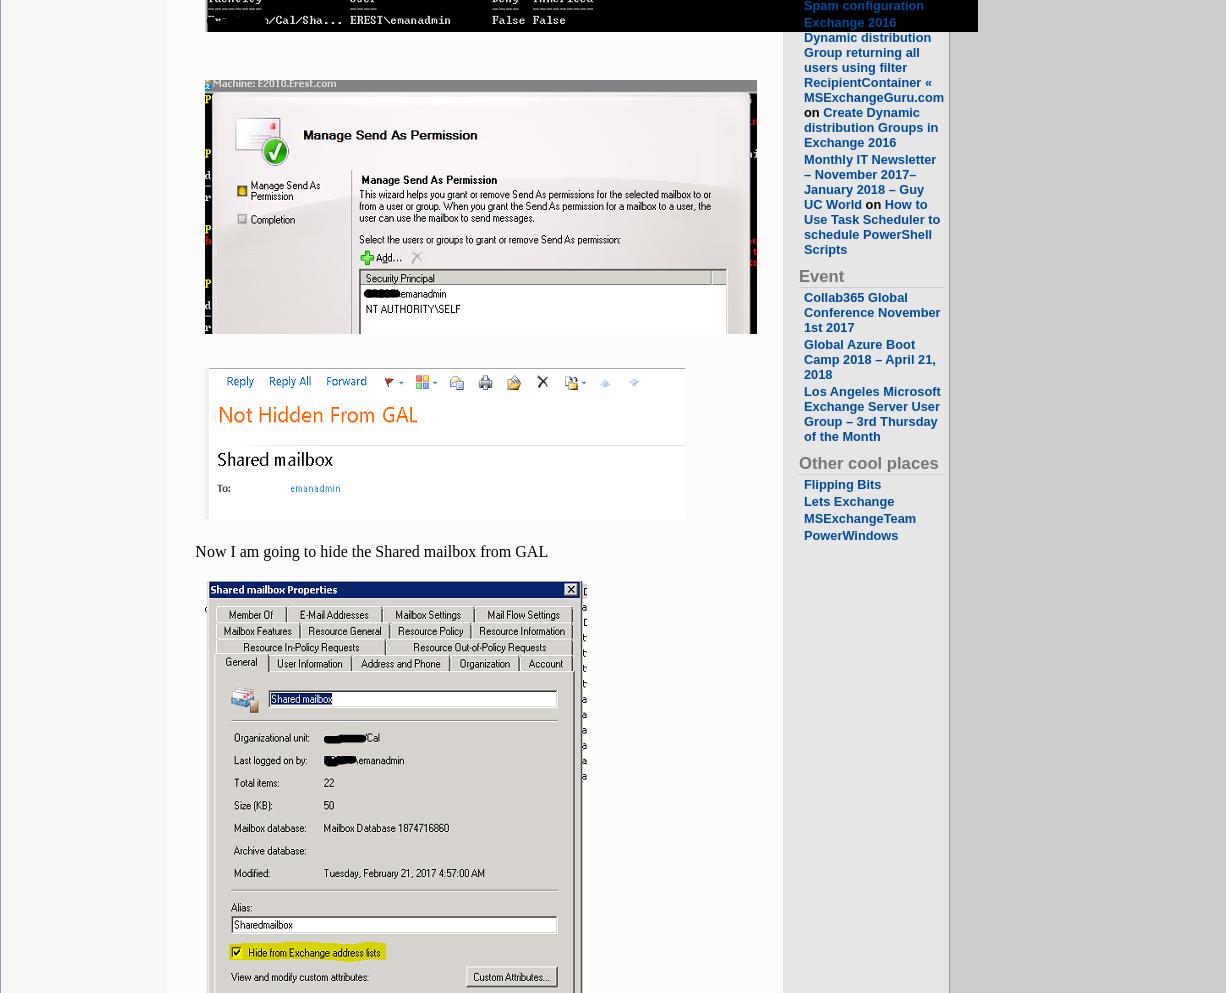 The height and width of the screenshot is (993, 1226). I want to click on 'Collab365 Global Conference November 1st 2017', so click(872, 311).